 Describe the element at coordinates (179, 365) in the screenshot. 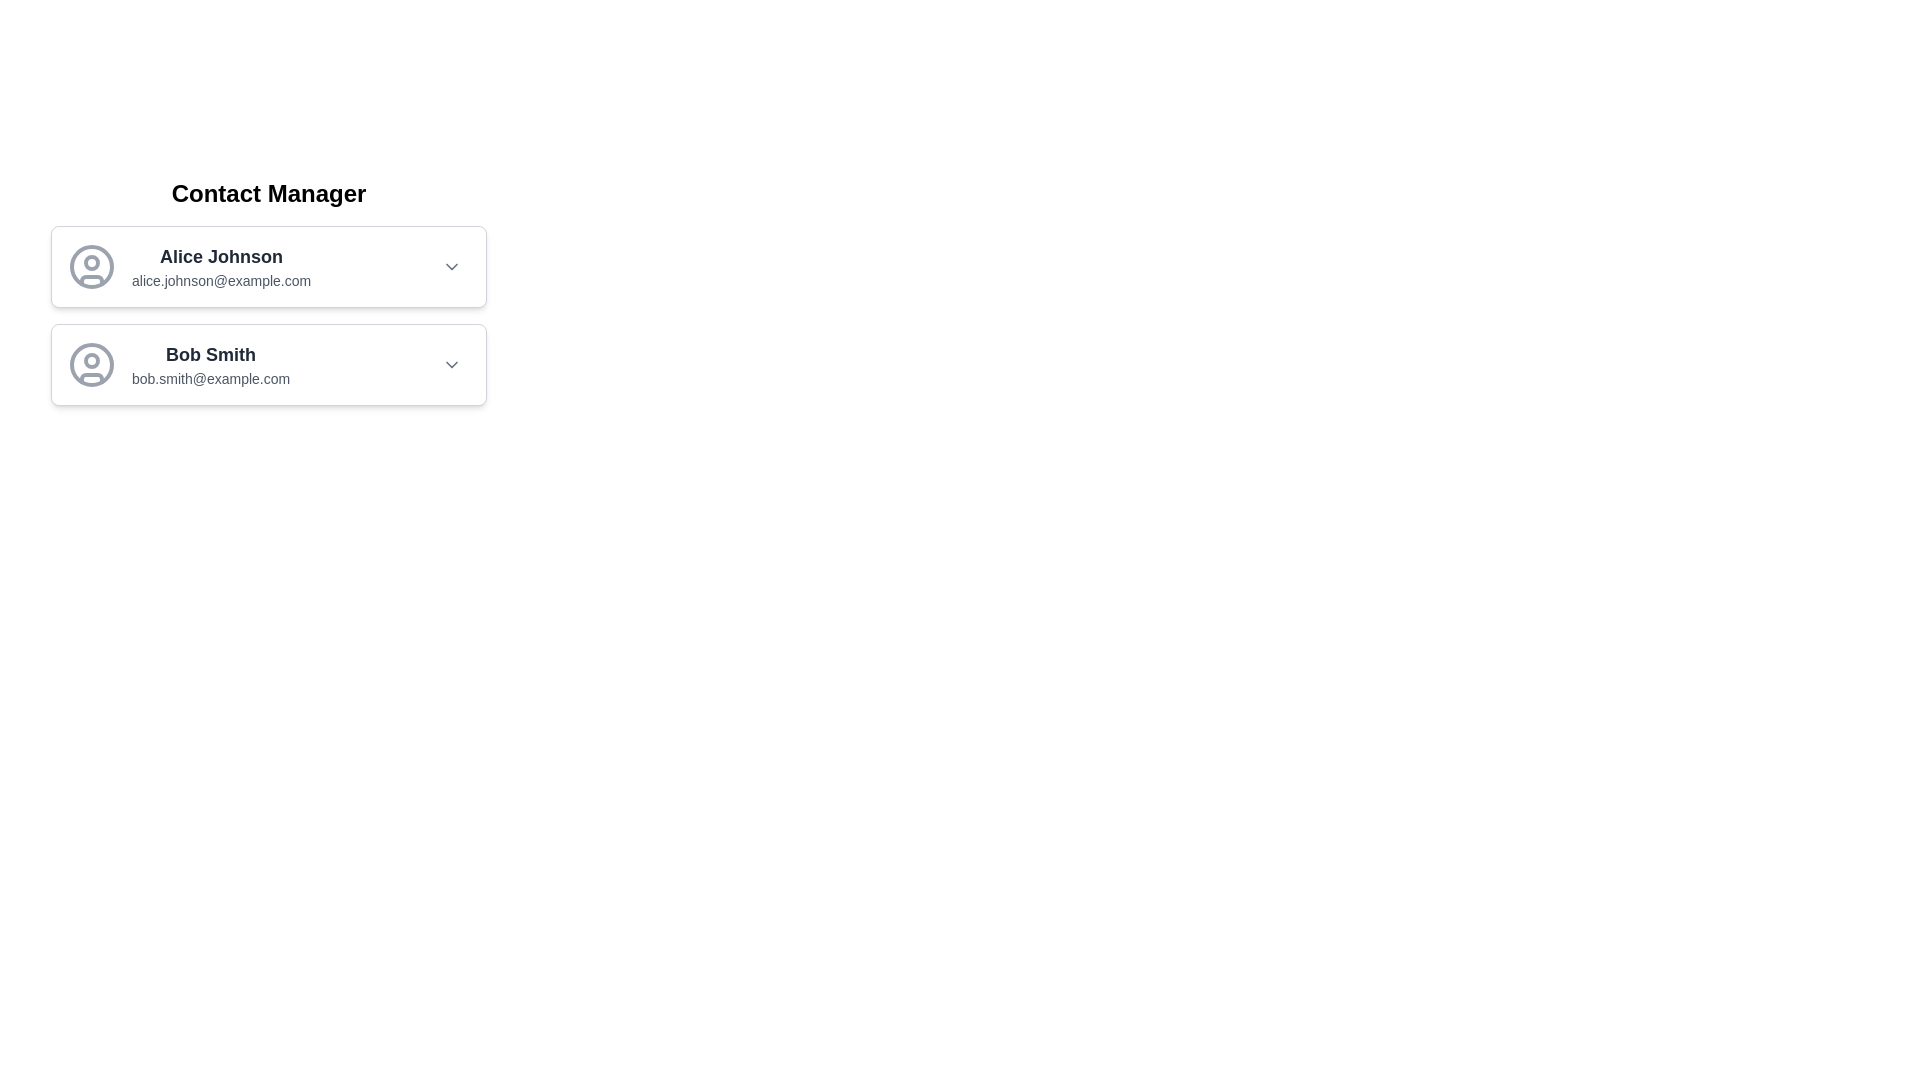

I see `the user profile display element, which shows the user's name and email` at that location.